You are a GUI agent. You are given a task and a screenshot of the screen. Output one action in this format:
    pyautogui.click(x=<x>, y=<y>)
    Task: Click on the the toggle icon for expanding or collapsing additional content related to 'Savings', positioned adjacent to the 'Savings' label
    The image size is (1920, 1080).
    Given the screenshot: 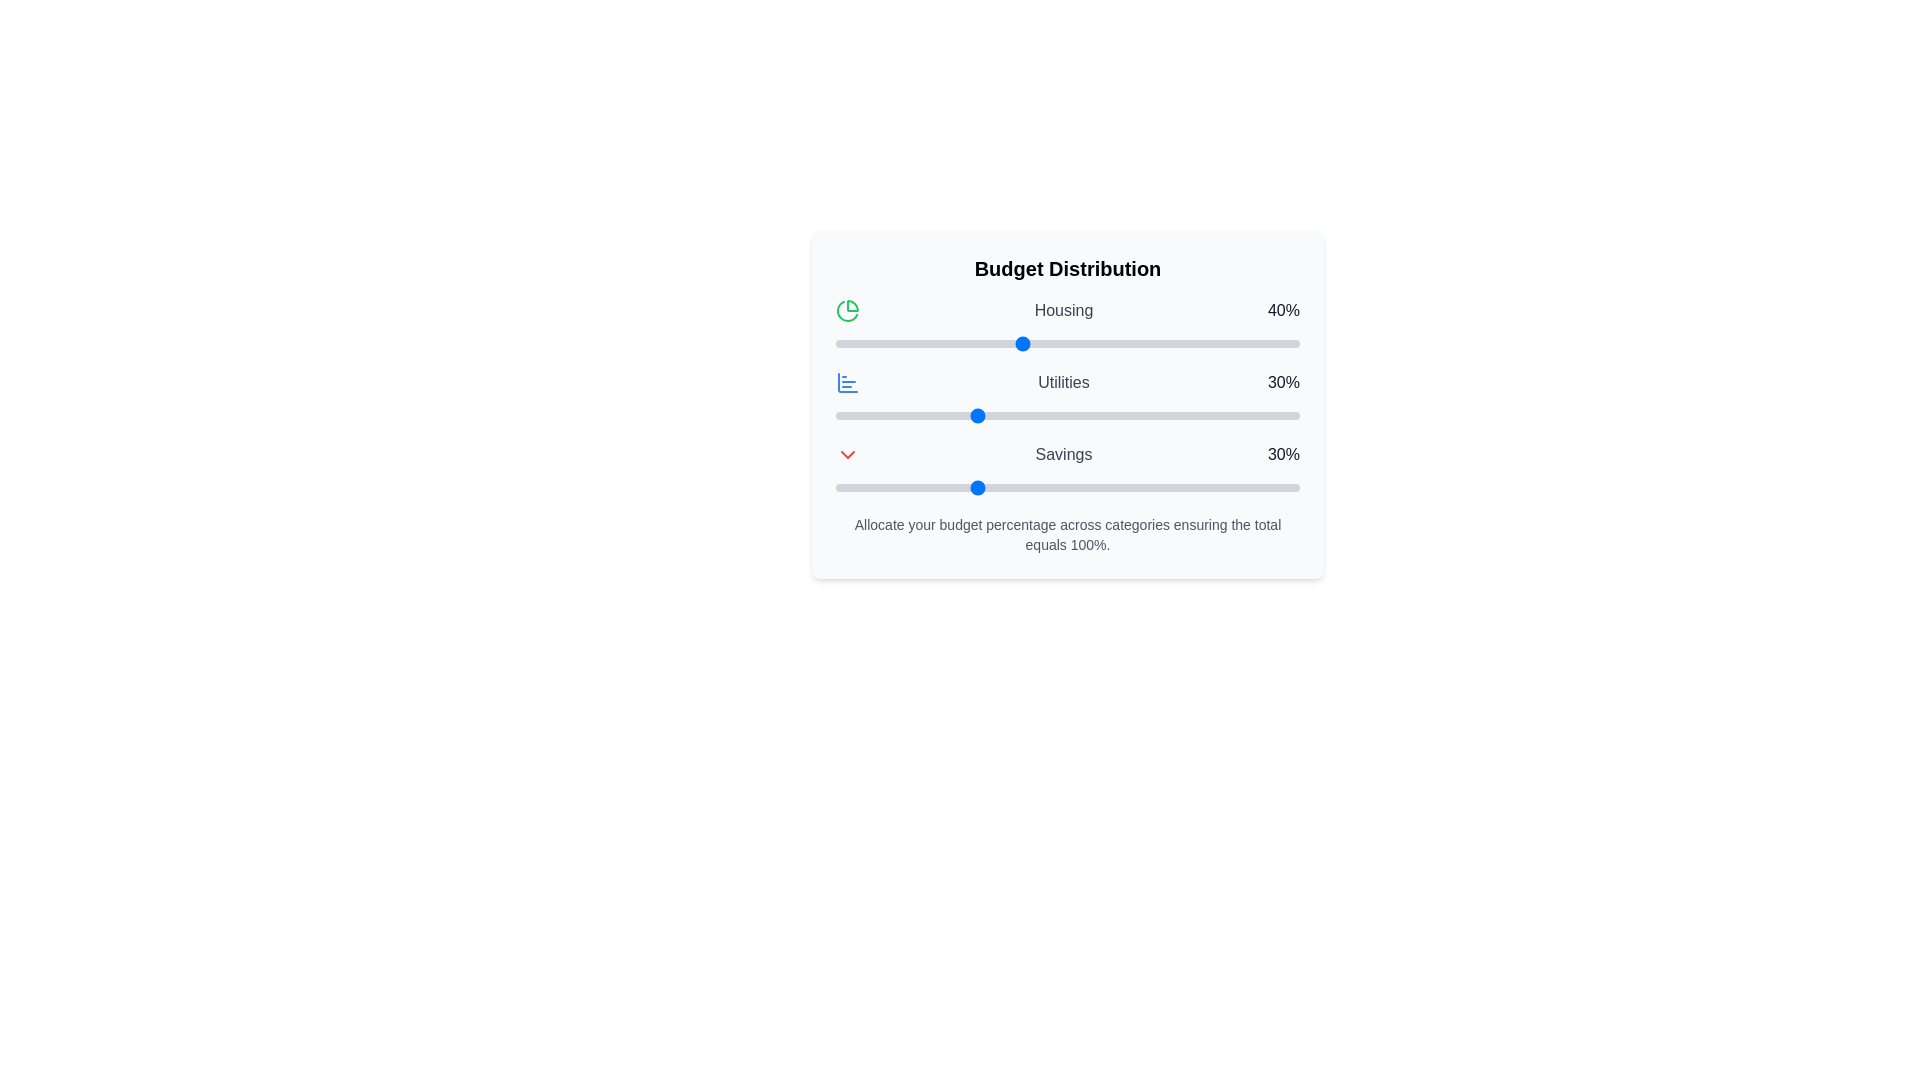 What is the action you would take?
    pyautogui.click(x=848, y=455)
    